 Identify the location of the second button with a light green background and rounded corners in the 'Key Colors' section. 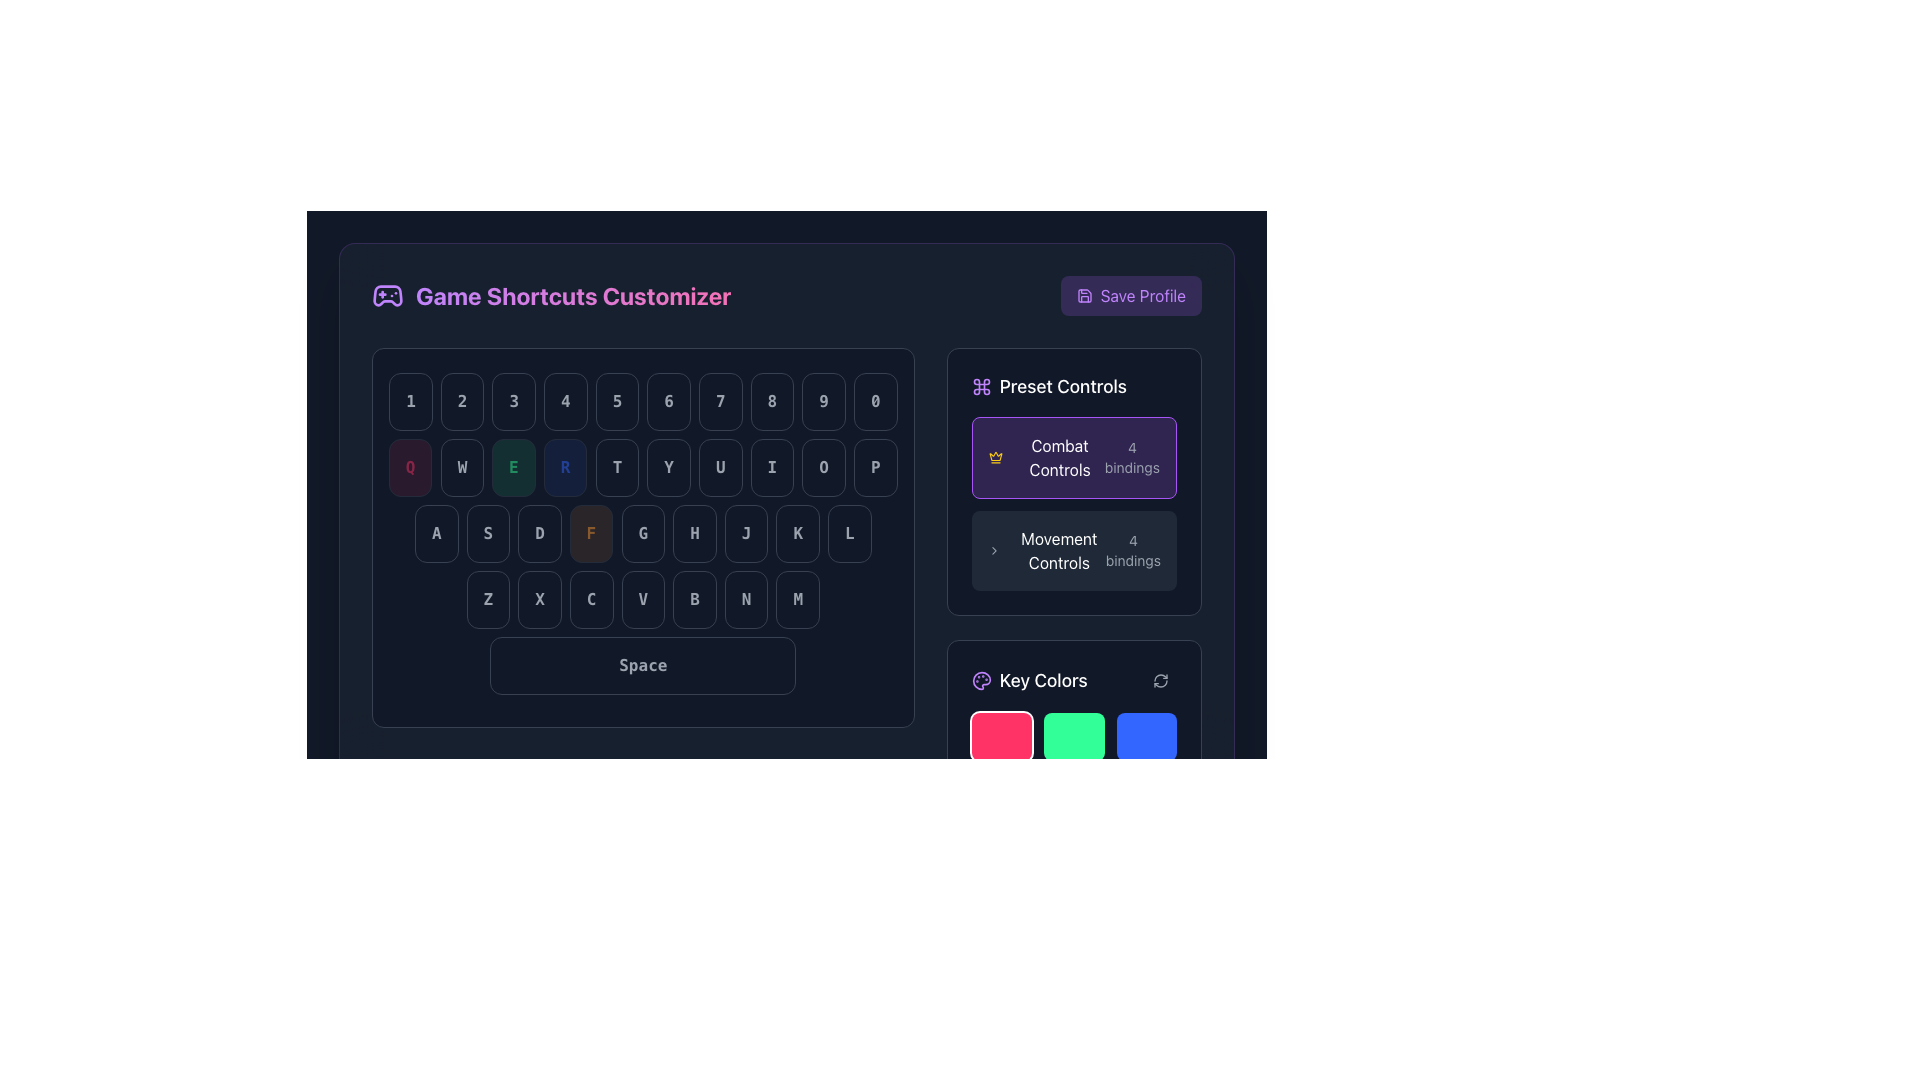
(1073, 736).